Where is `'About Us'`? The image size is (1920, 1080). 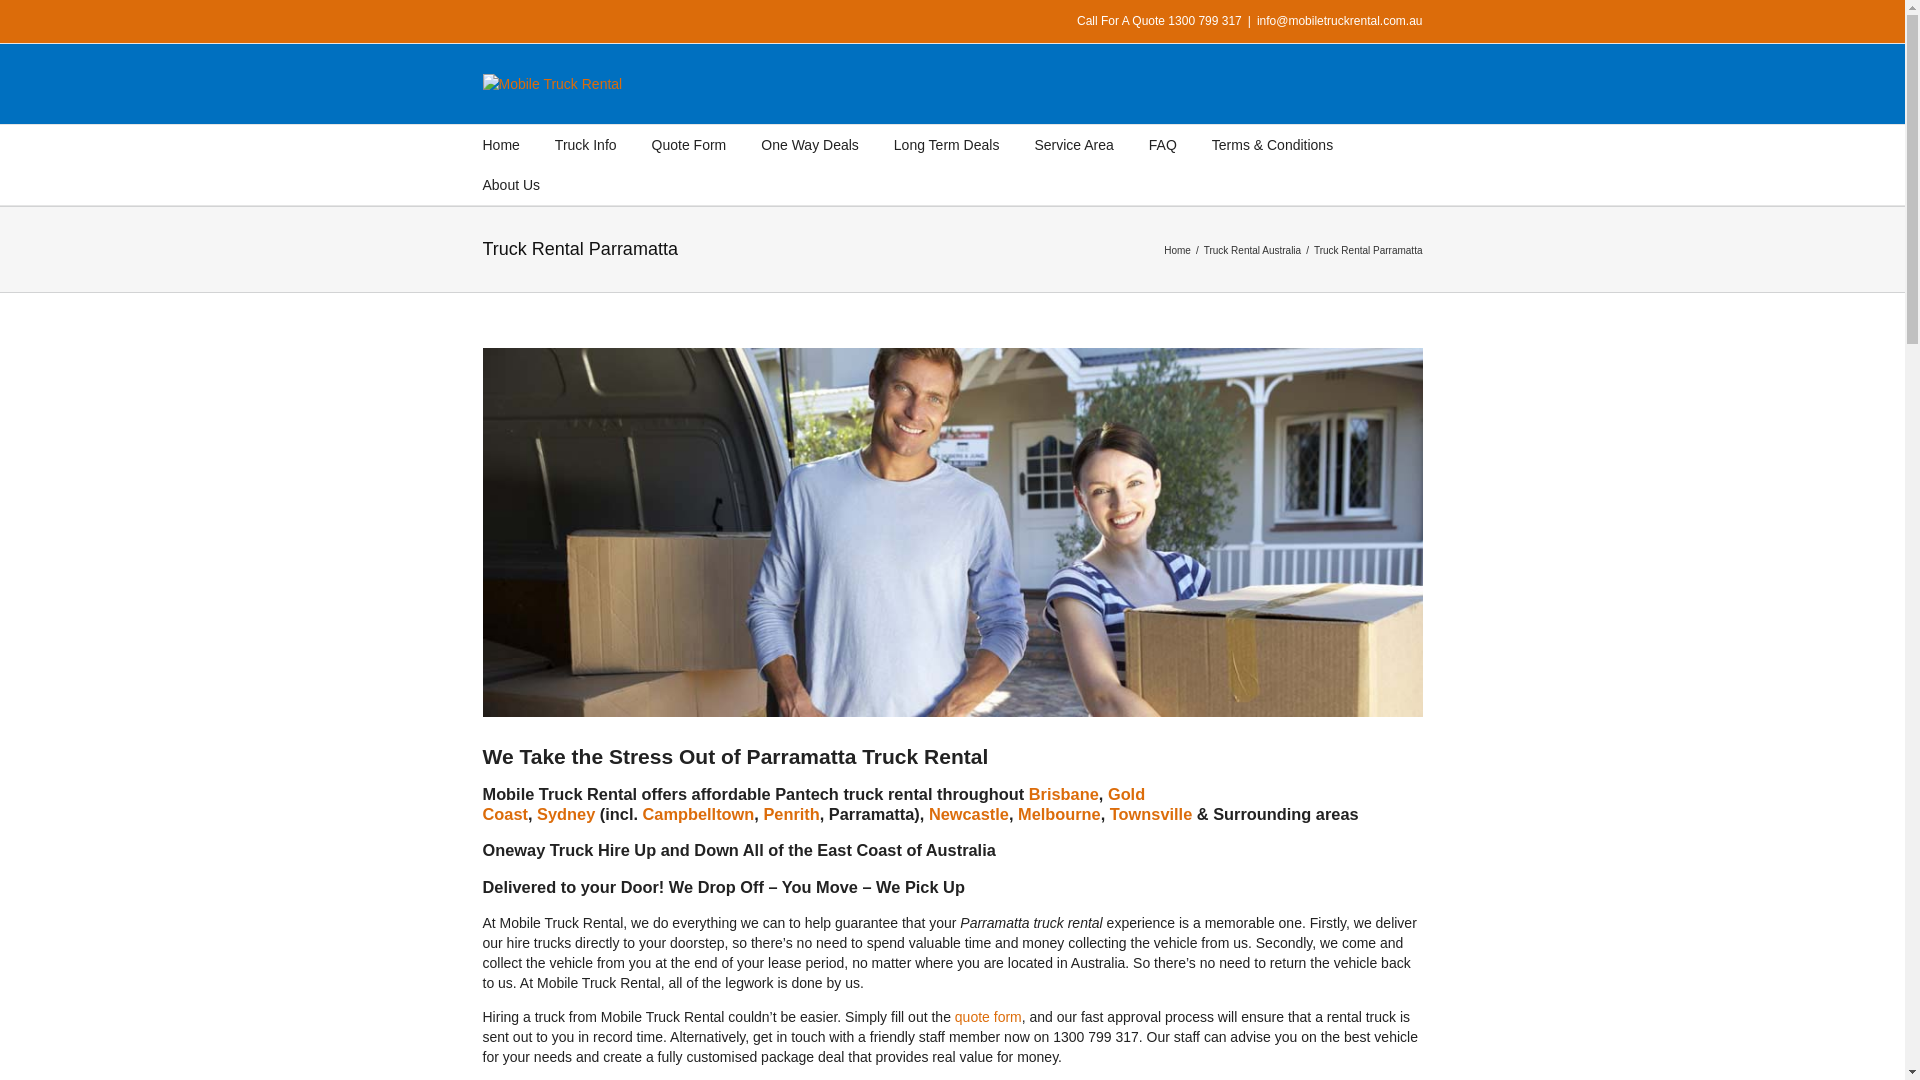 'About Us' is located at coordinates (510, 185).